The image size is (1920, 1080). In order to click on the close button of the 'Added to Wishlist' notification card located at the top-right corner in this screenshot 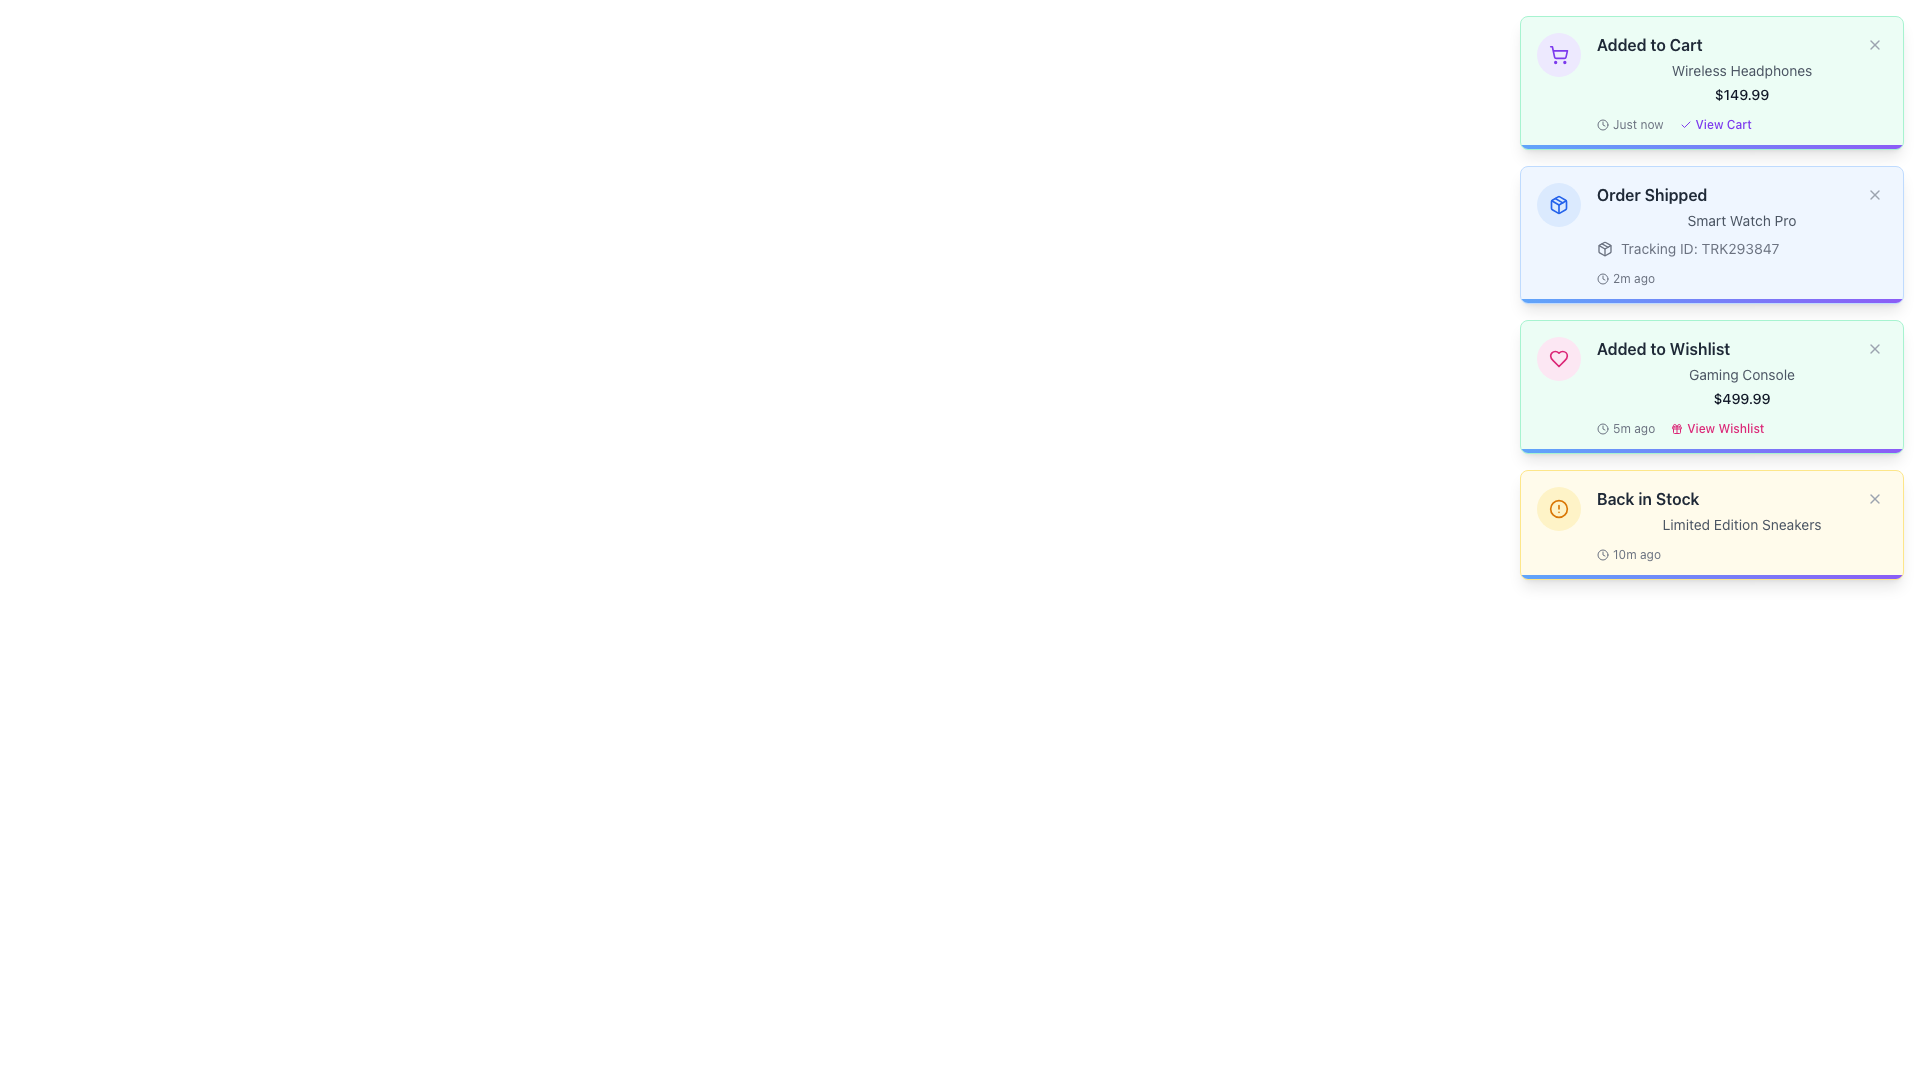, I will do `click(1874, 347)`.